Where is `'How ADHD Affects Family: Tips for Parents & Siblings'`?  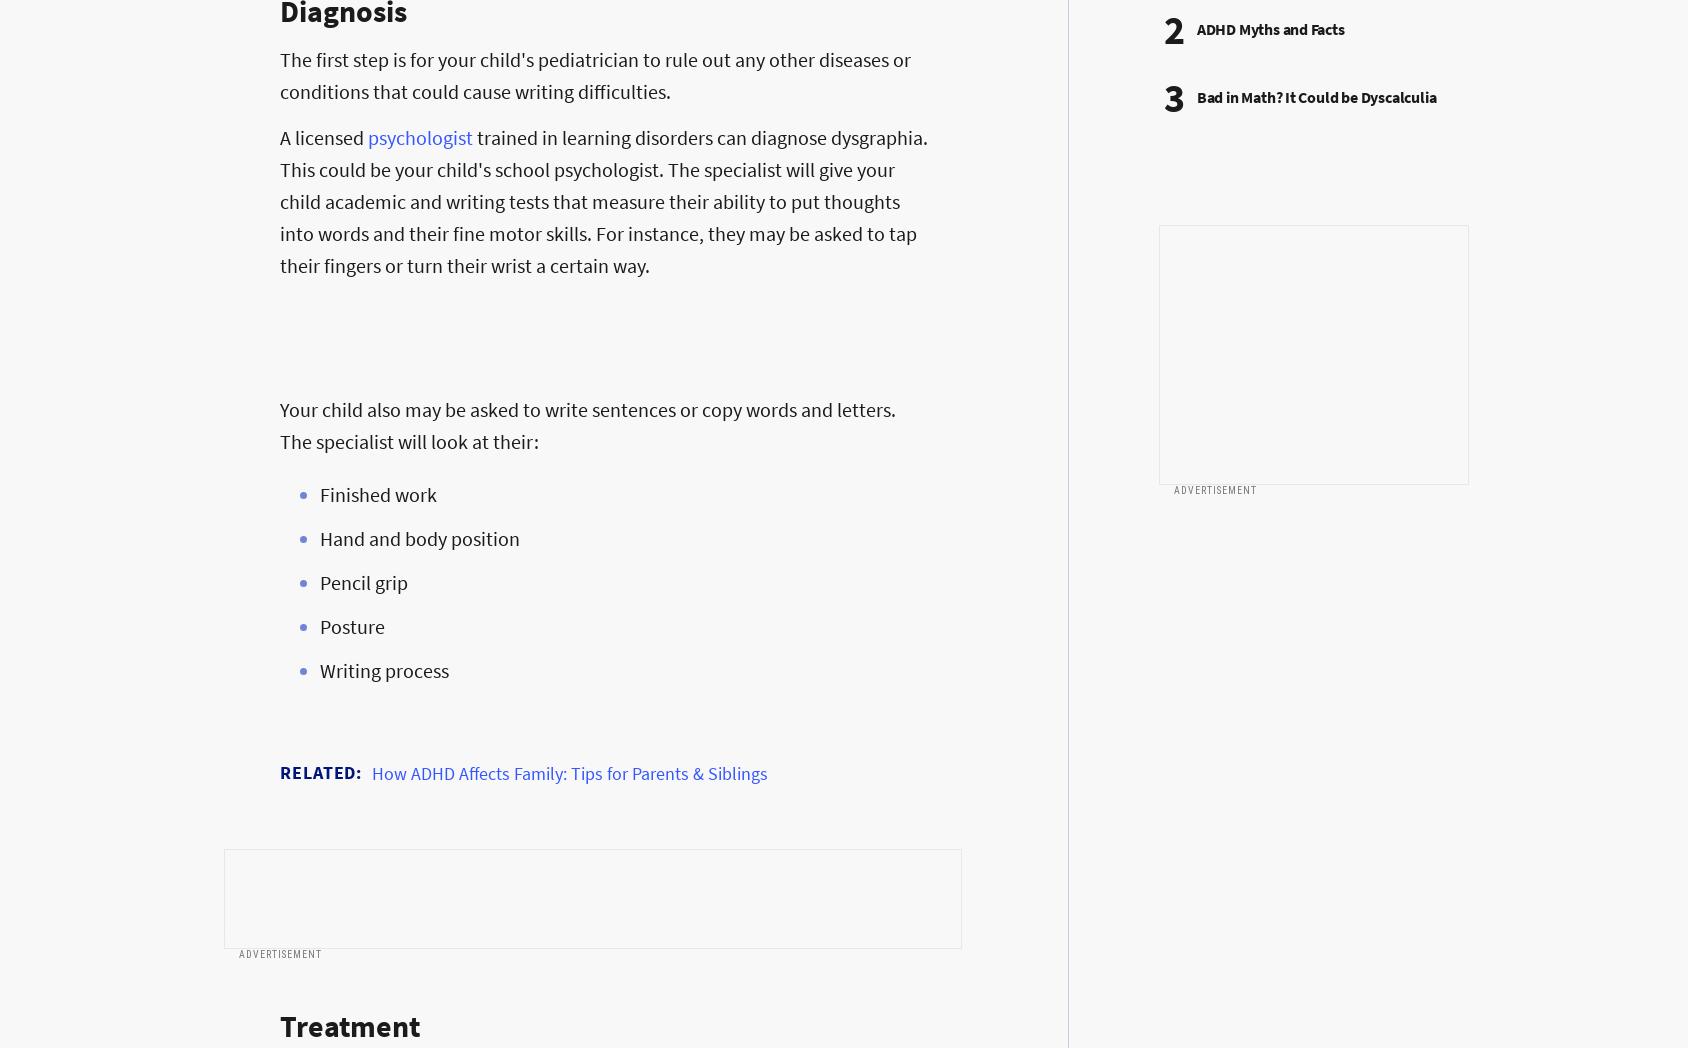 'How ADHD Affects Family: Tips for Parents & Siblings' is located at coordinates (570, 772).